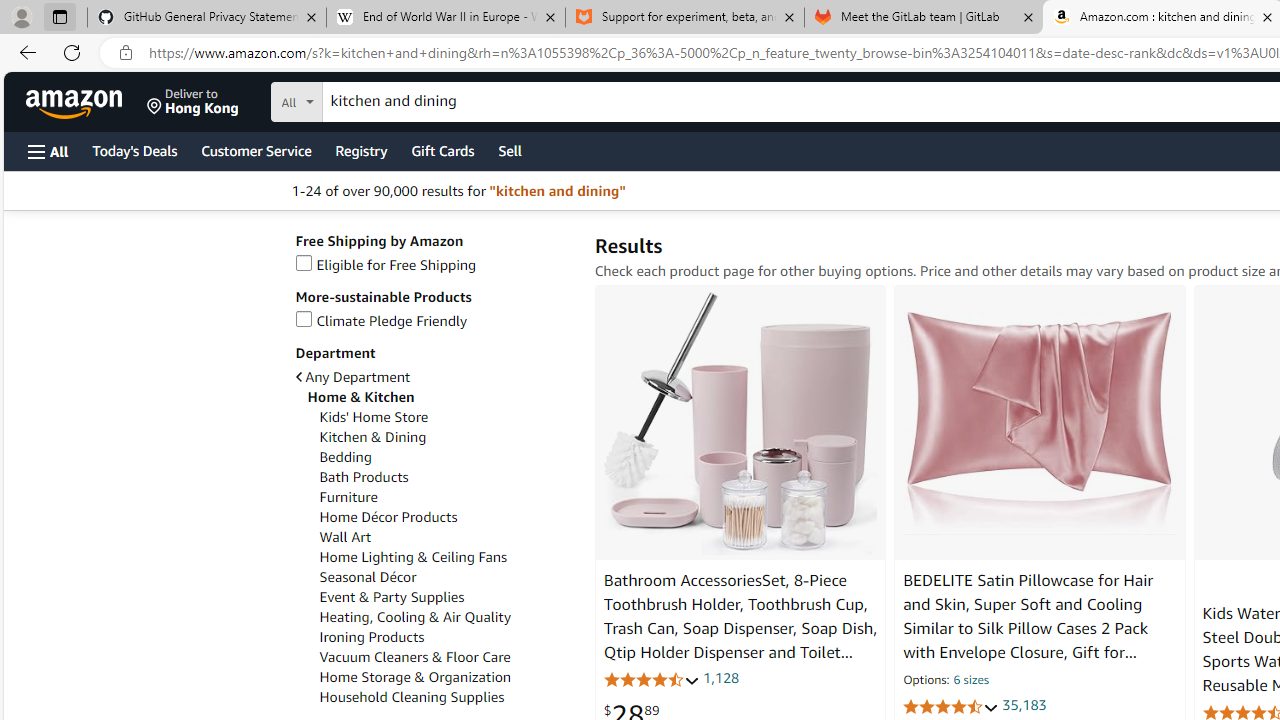  Describe the element at coordinates (433, 320) in the screenshot. I see `'Climate Pledge Friendly'` at that location.